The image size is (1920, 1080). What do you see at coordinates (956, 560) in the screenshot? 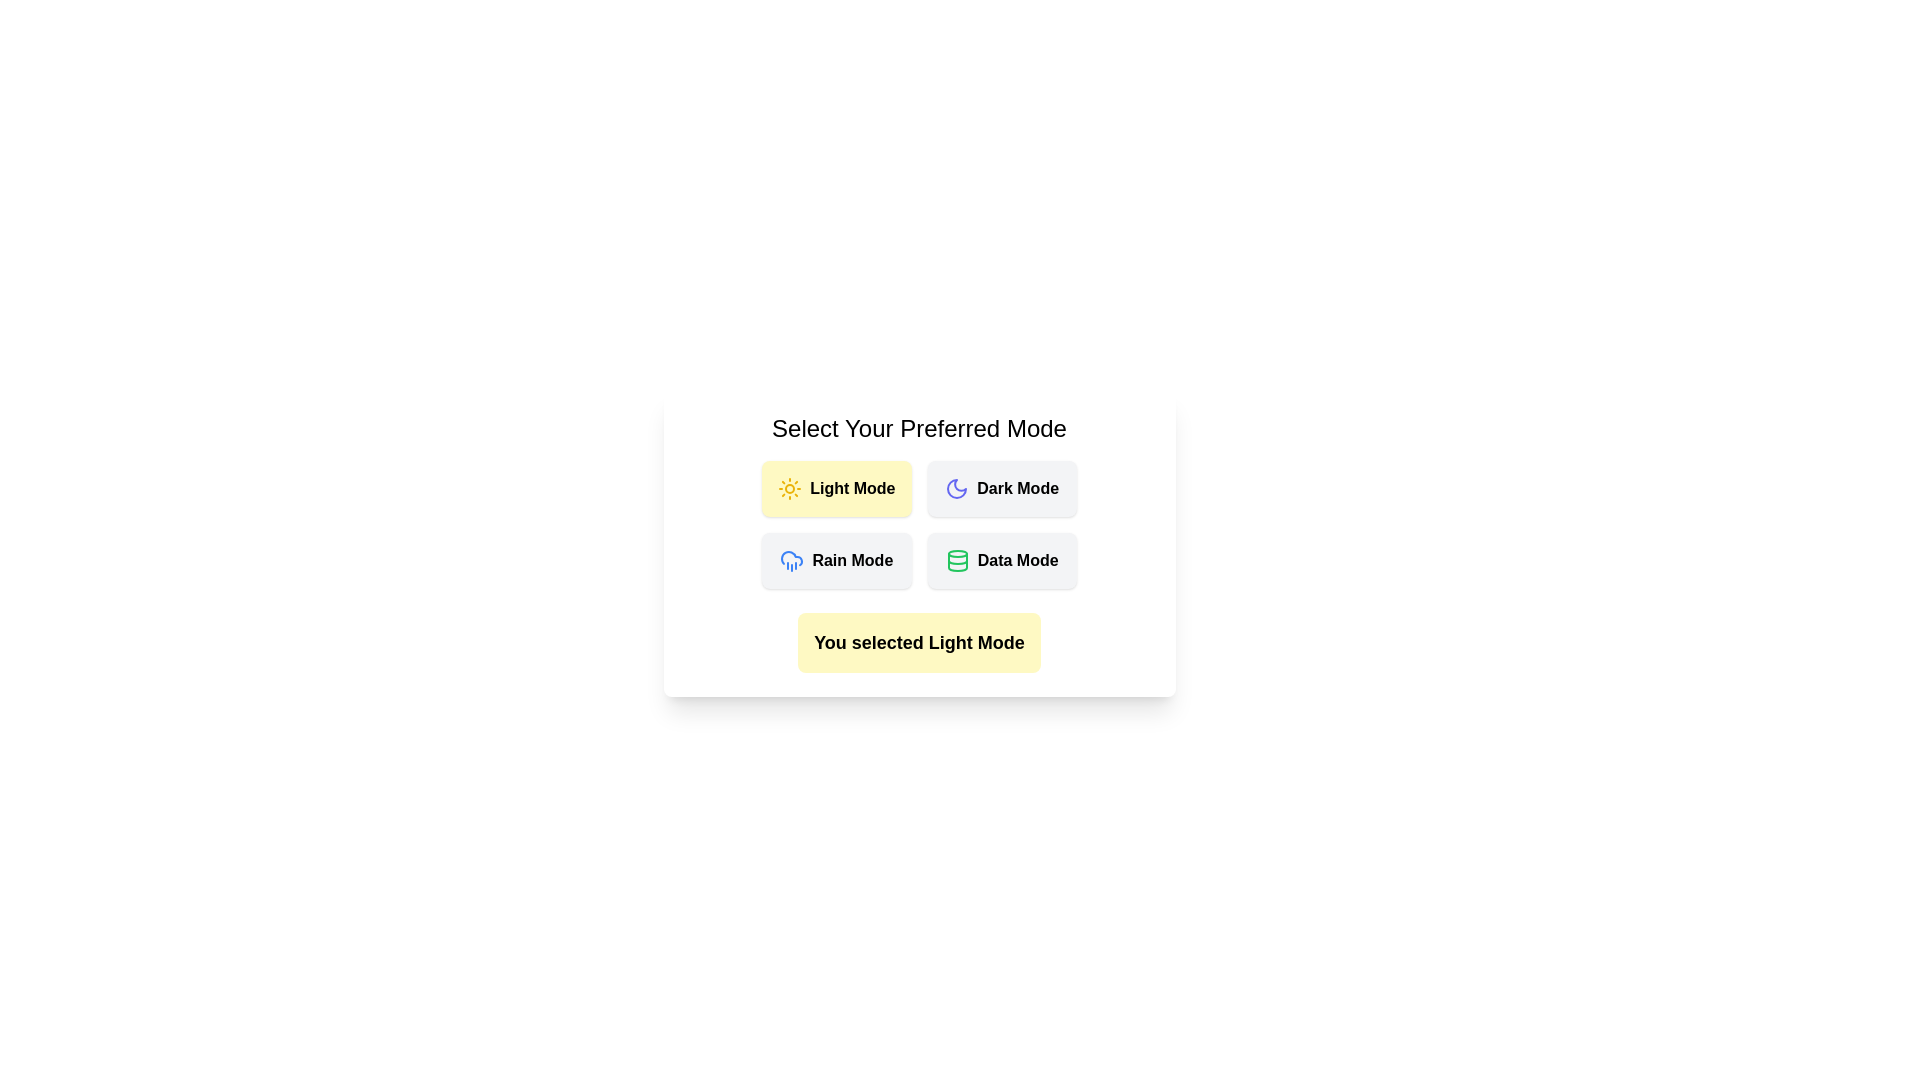
I see `the 'Database' or 'Data Mode' icon located in the bottom-right corner of the grid layout to switch the interface to data mode` at bounding box center [956, 560].